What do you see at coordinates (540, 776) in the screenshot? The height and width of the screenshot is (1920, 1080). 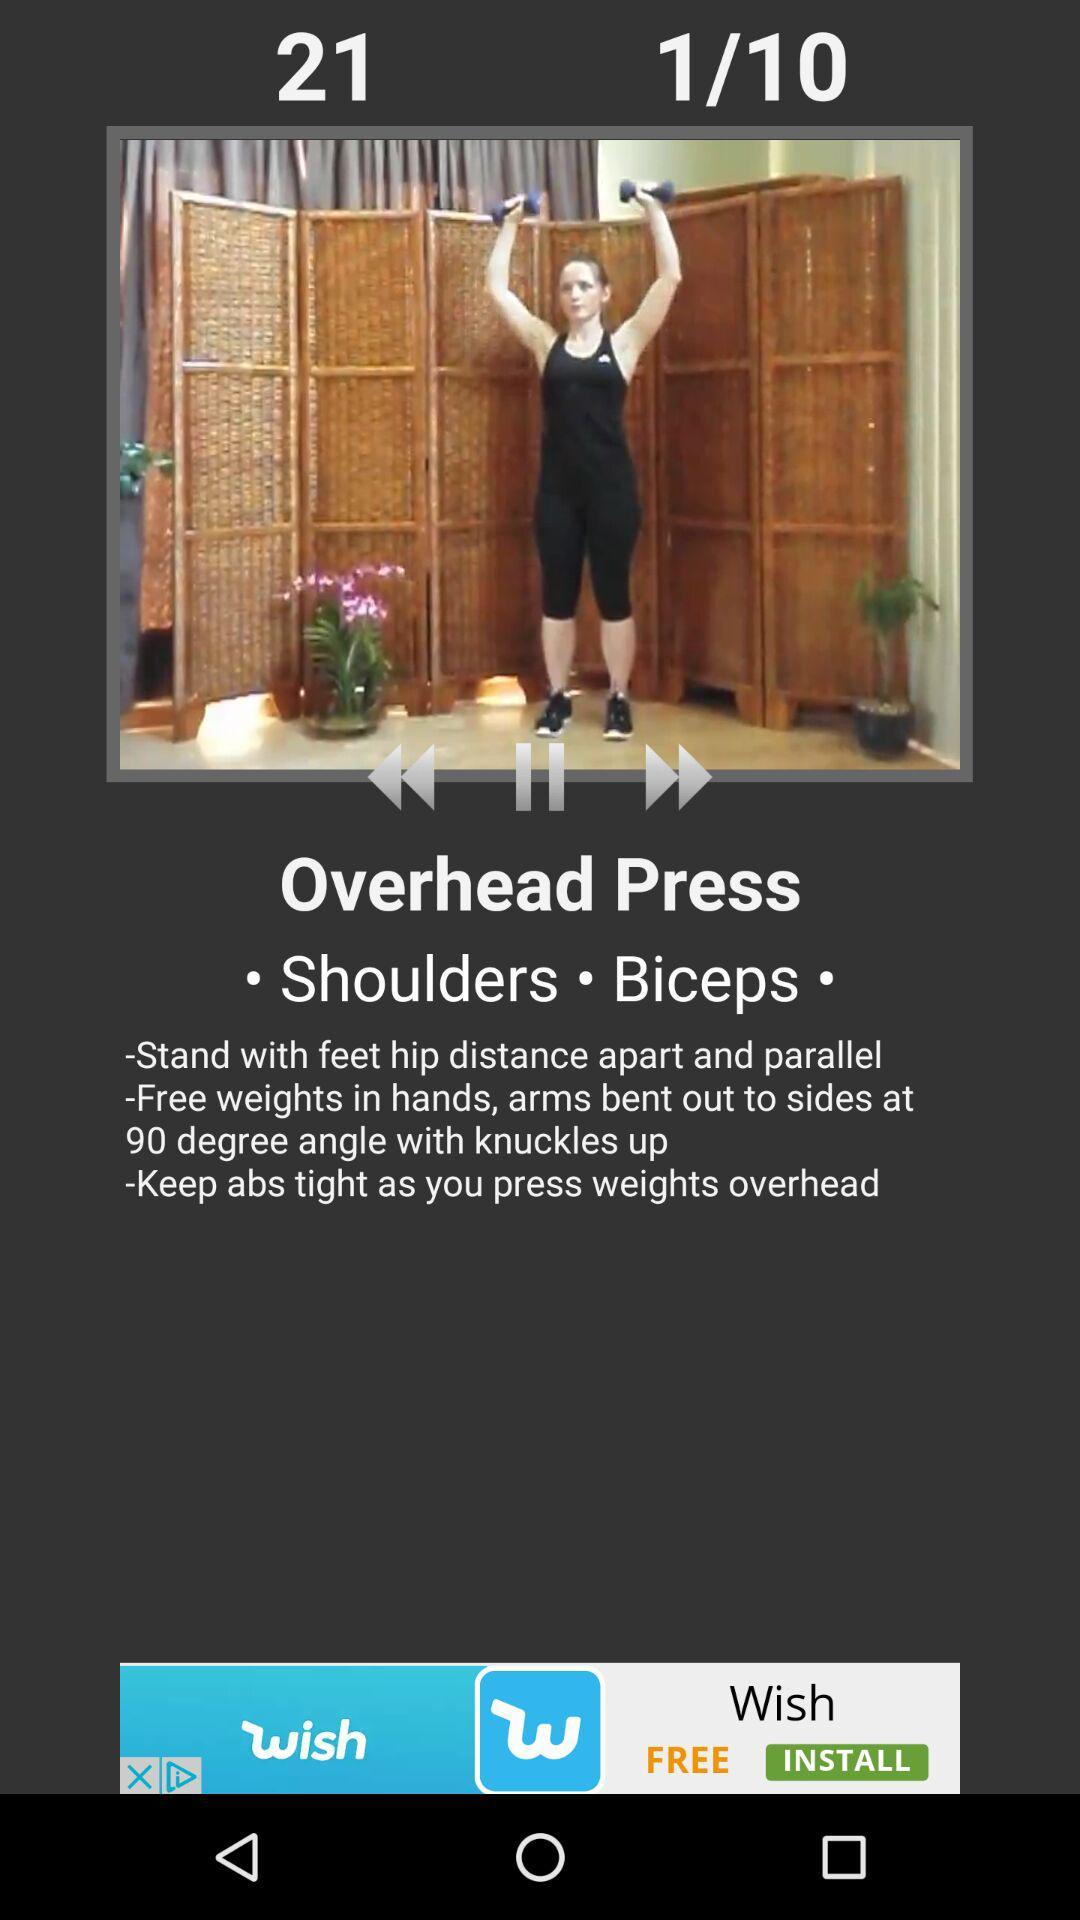 I see `stop option` at bounding box center [540, 776].